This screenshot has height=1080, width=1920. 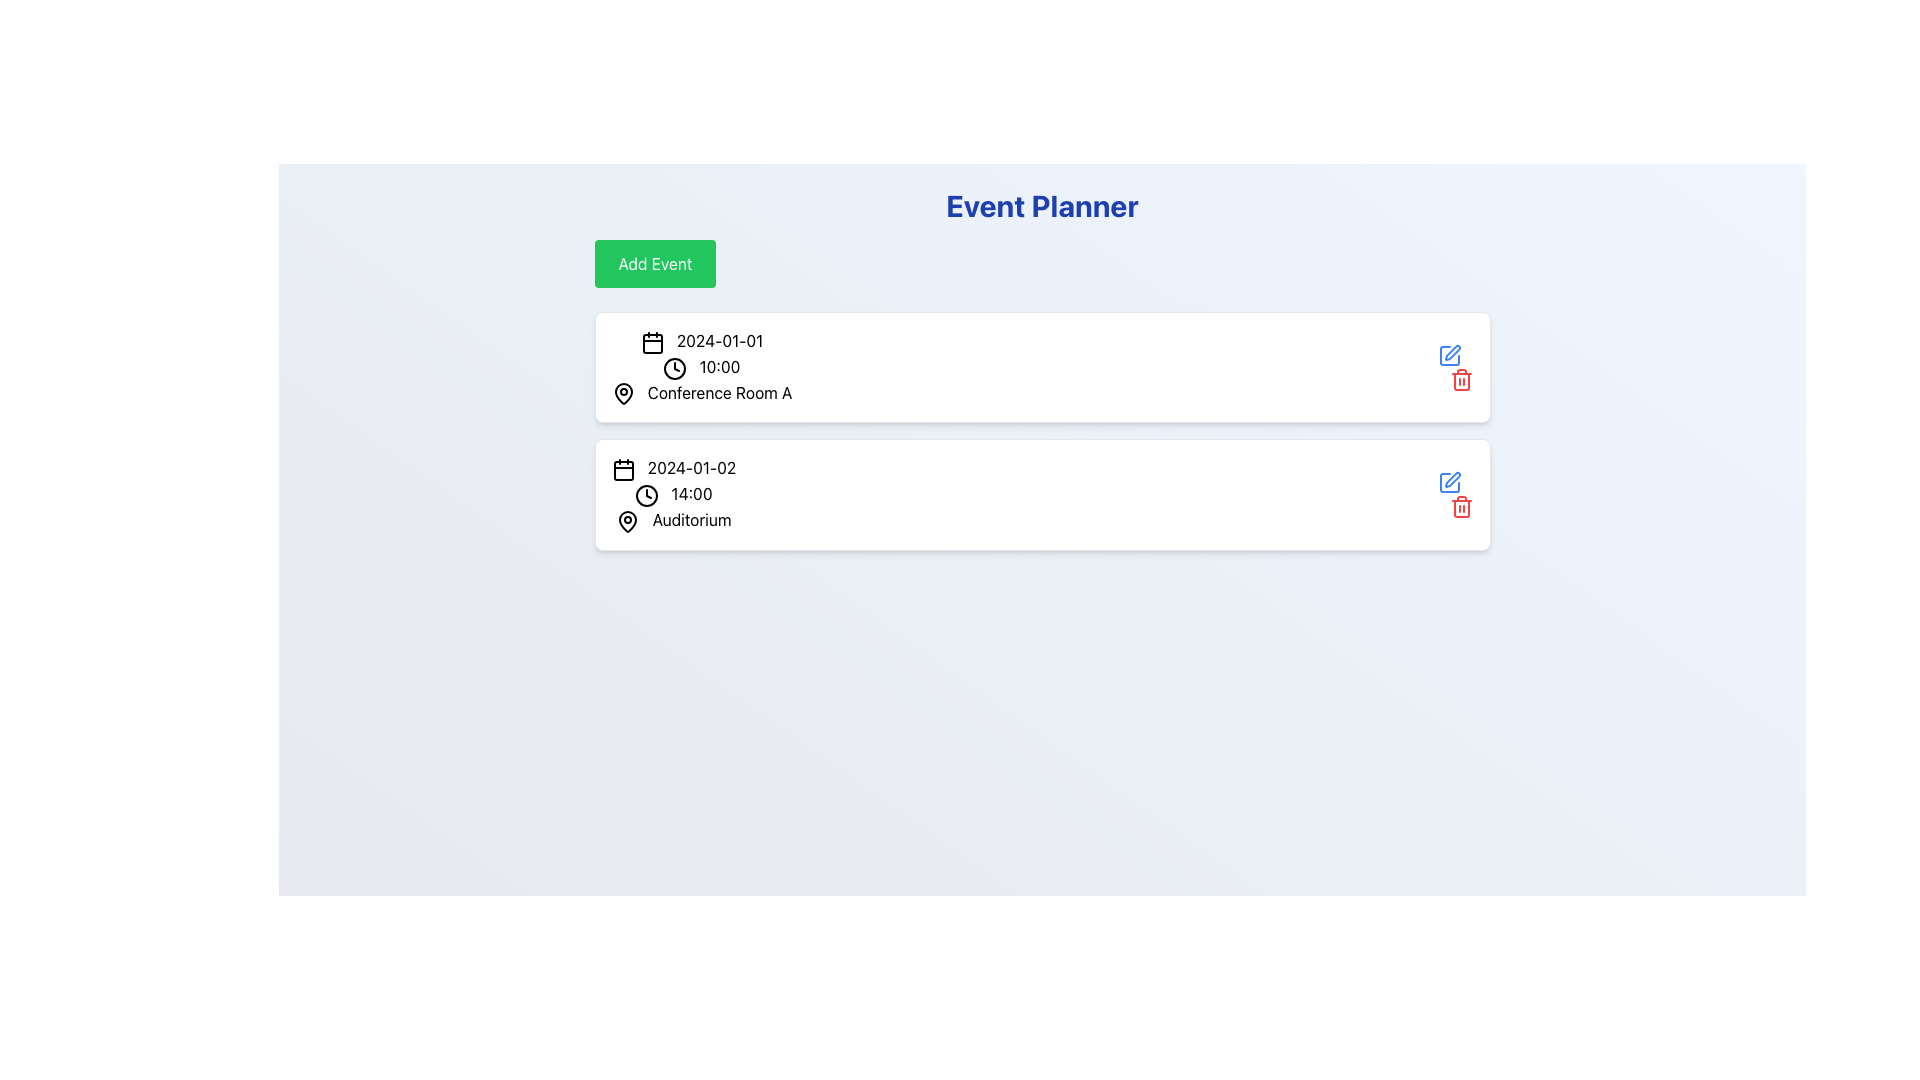 I want to click on text displayed in the Text Label with Icons, which shows '2024-01-01 10:00 Conference Room A' and includes calendar and clock icons, located within the first event card below the 'Add Event' button, so click(x=701, y=367).